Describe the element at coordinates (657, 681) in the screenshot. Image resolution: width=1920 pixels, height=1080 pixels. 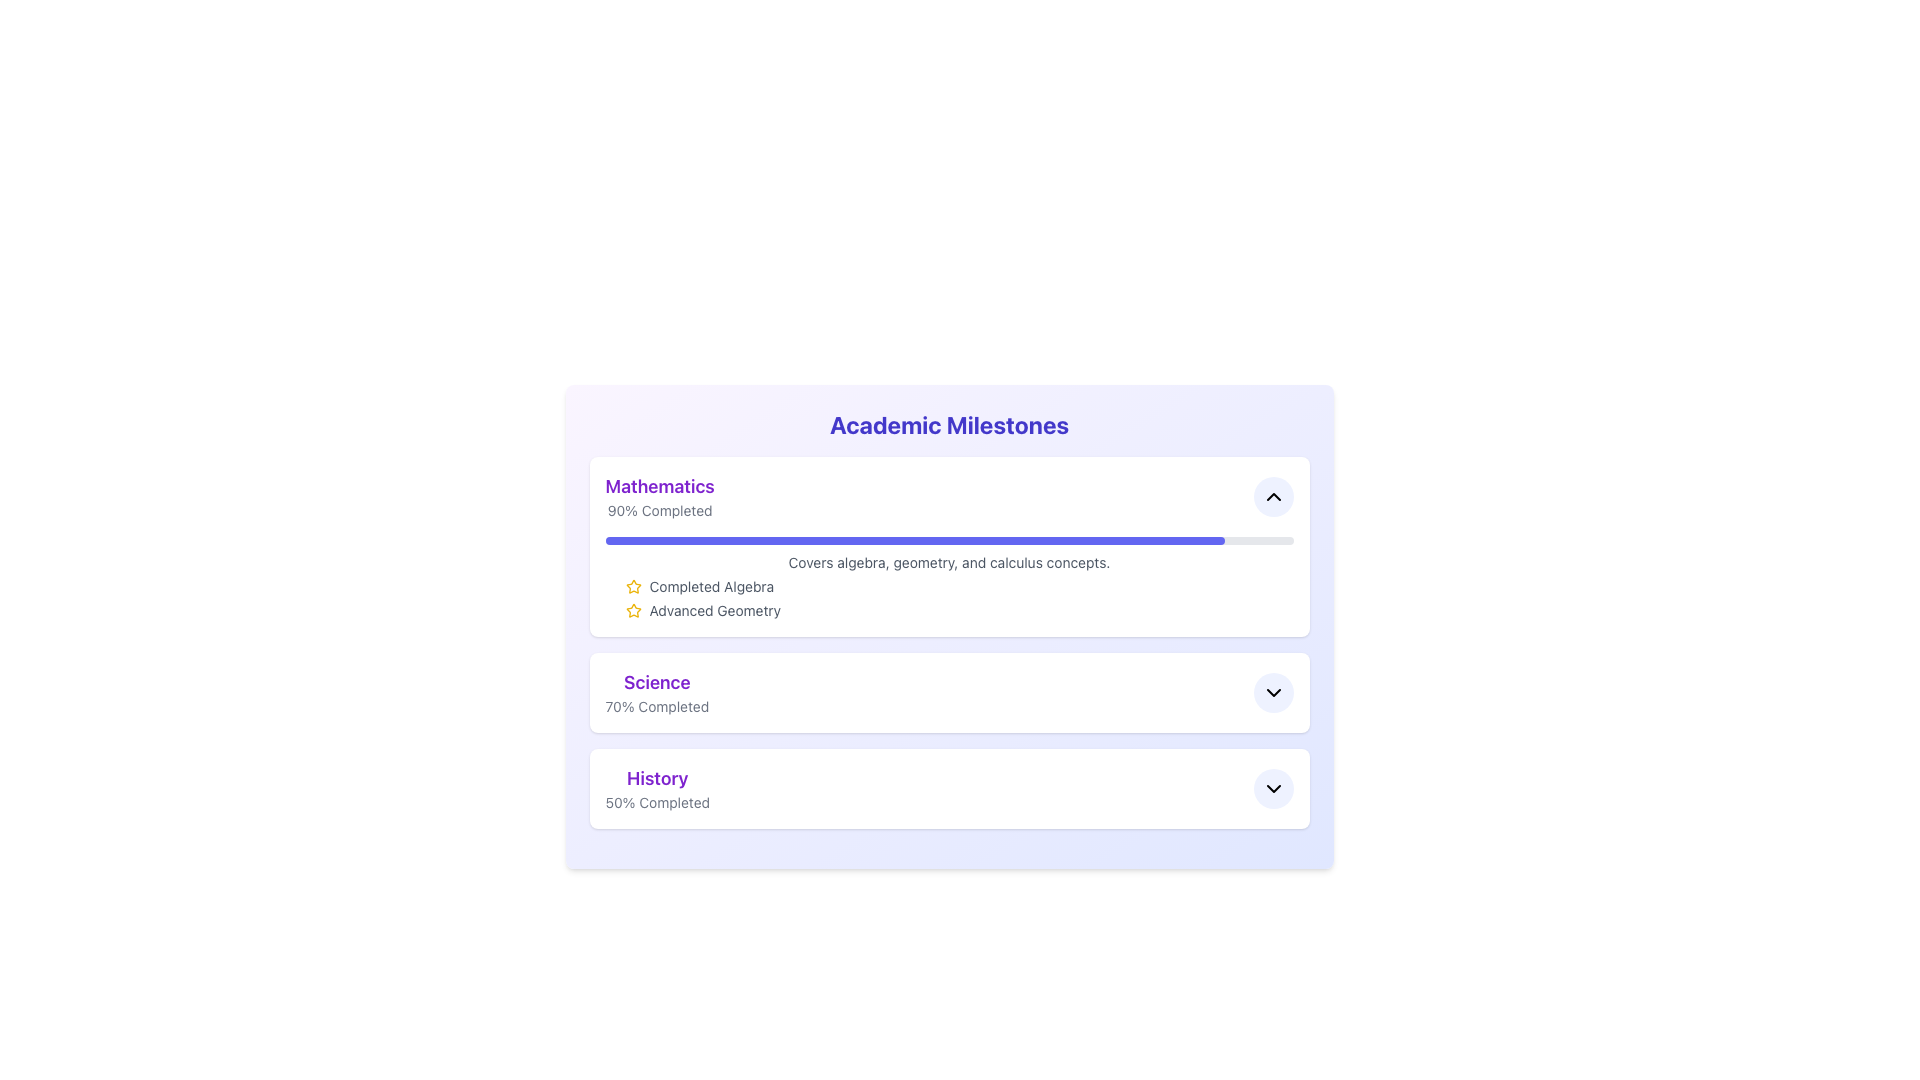
I see `the 'Science' label element, which serves as a header for the academic milestones listing interface` at that location.